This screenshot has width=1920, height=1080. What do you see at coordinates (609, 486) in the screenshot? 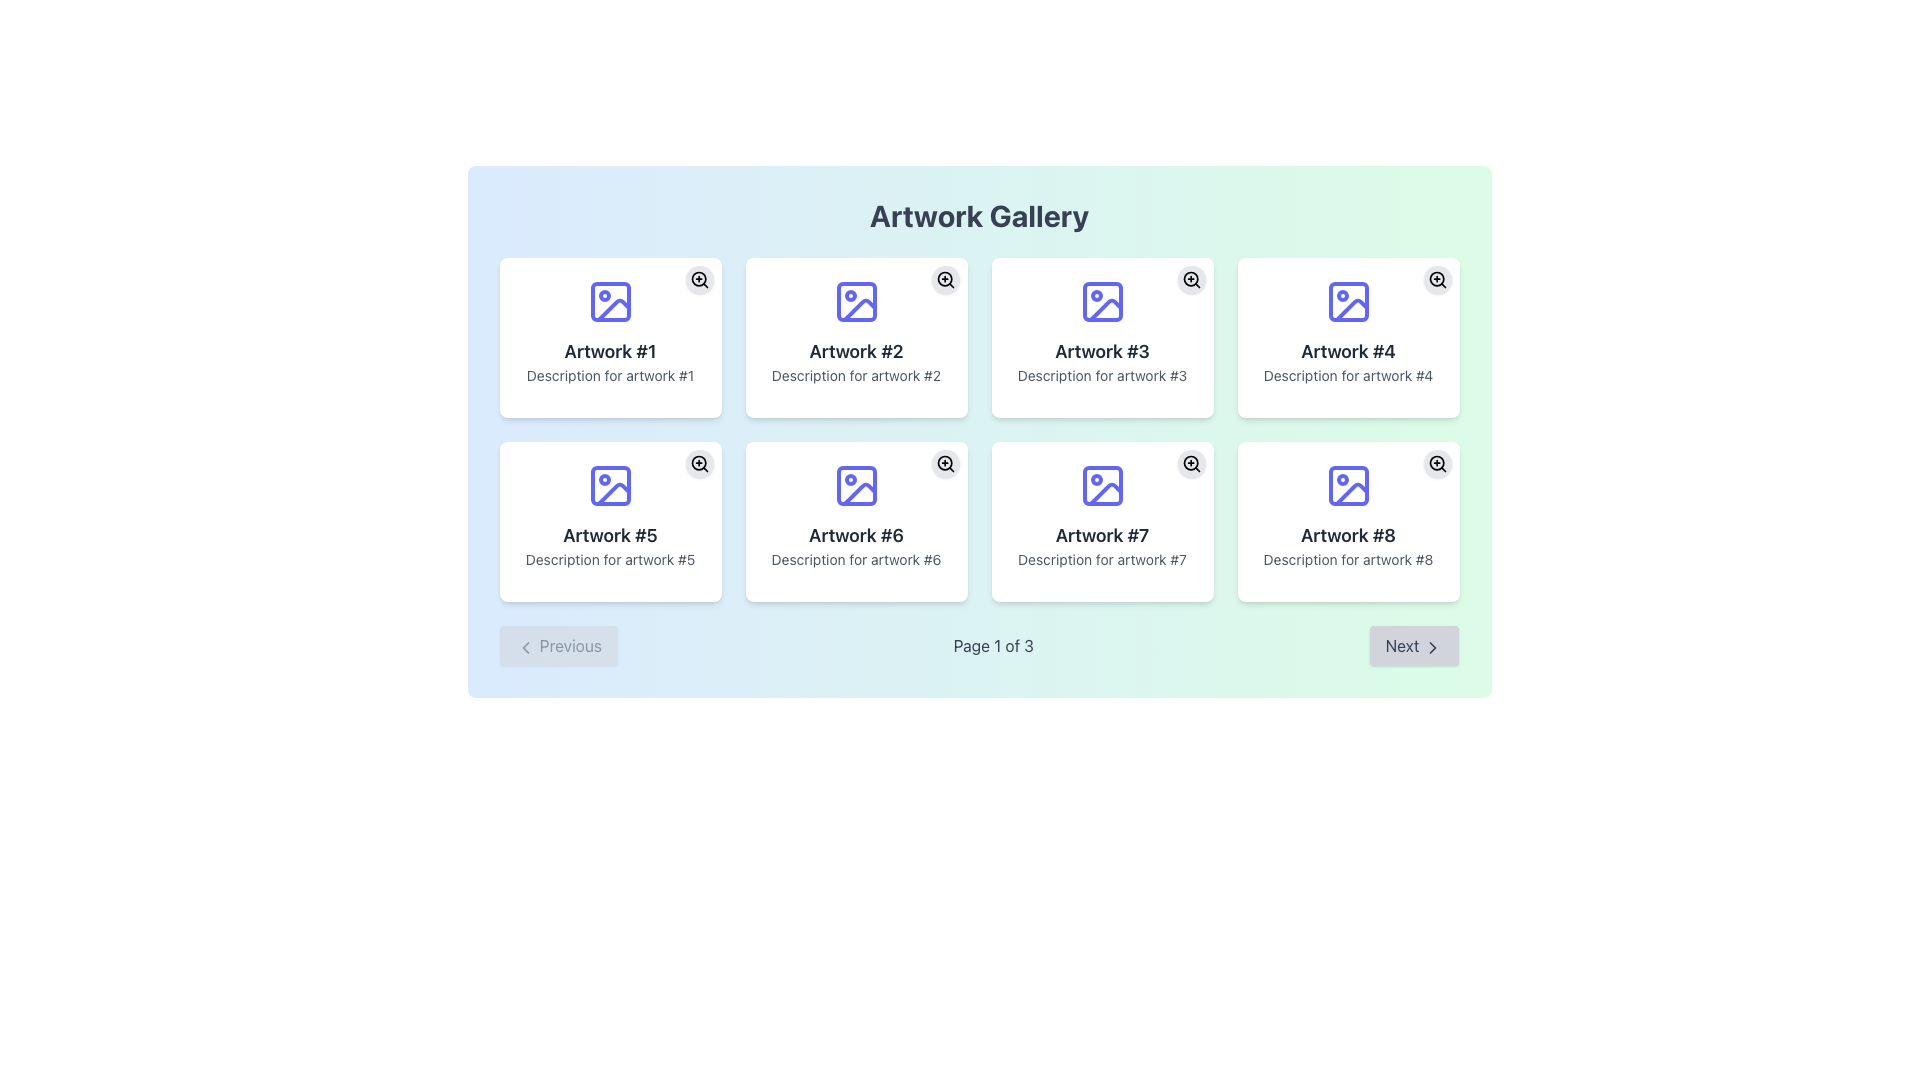
I see `the purple circular SVG icon with a diagonal line, located at the center top of the 'Artwork #5' card` at bounding box center [609, 486].